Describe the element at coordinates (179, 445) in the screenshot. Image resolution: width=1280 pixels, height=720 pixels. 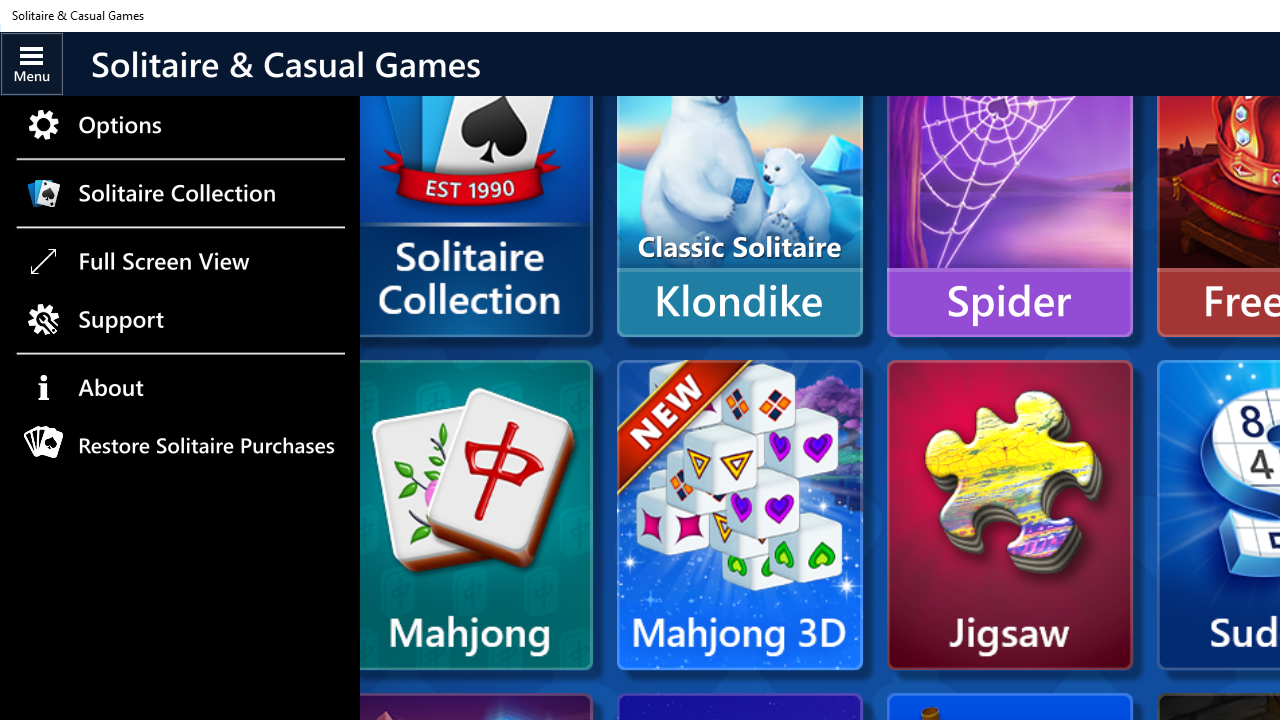
I see `'Restore Solitaire Purchases'` at that location.